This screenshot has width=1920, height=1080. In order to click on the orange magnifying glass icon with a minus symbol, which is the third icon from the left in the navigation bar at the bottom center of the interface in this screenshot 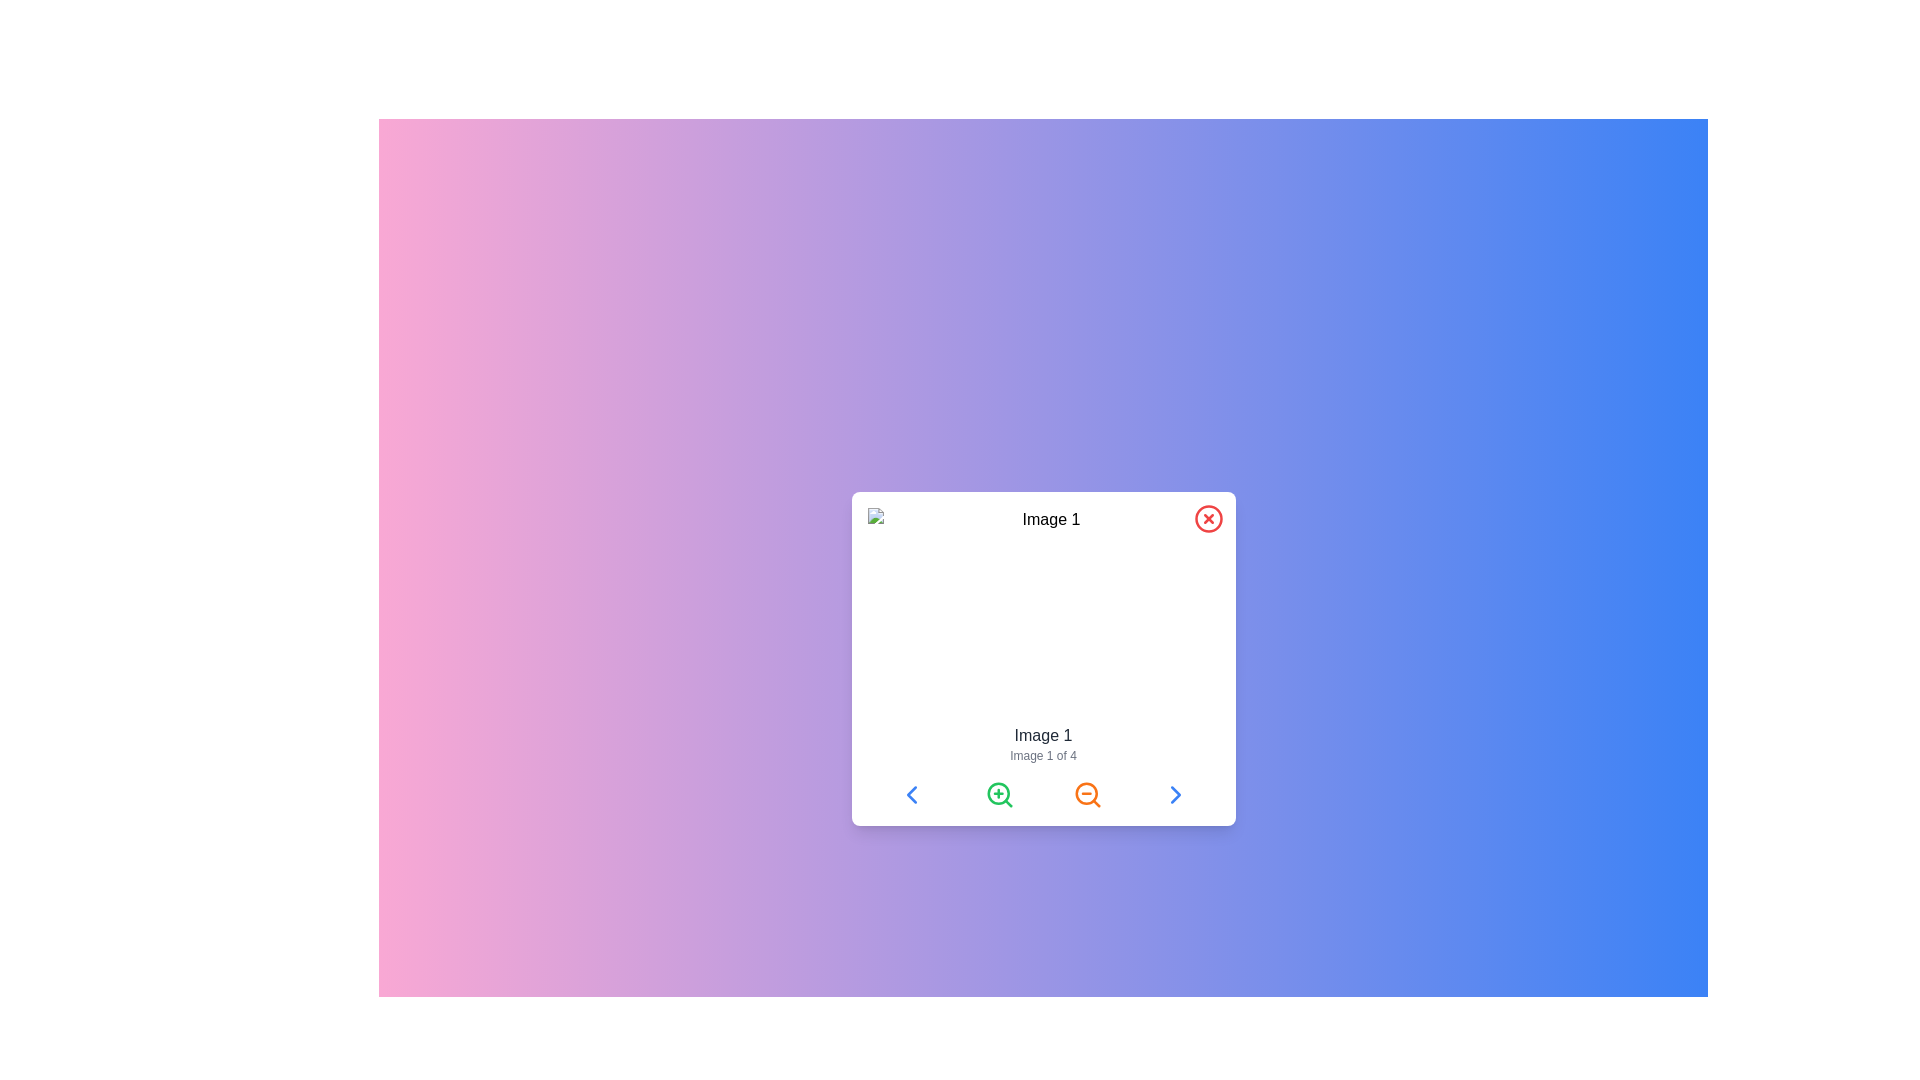, I will do `click(1086, 793)`.